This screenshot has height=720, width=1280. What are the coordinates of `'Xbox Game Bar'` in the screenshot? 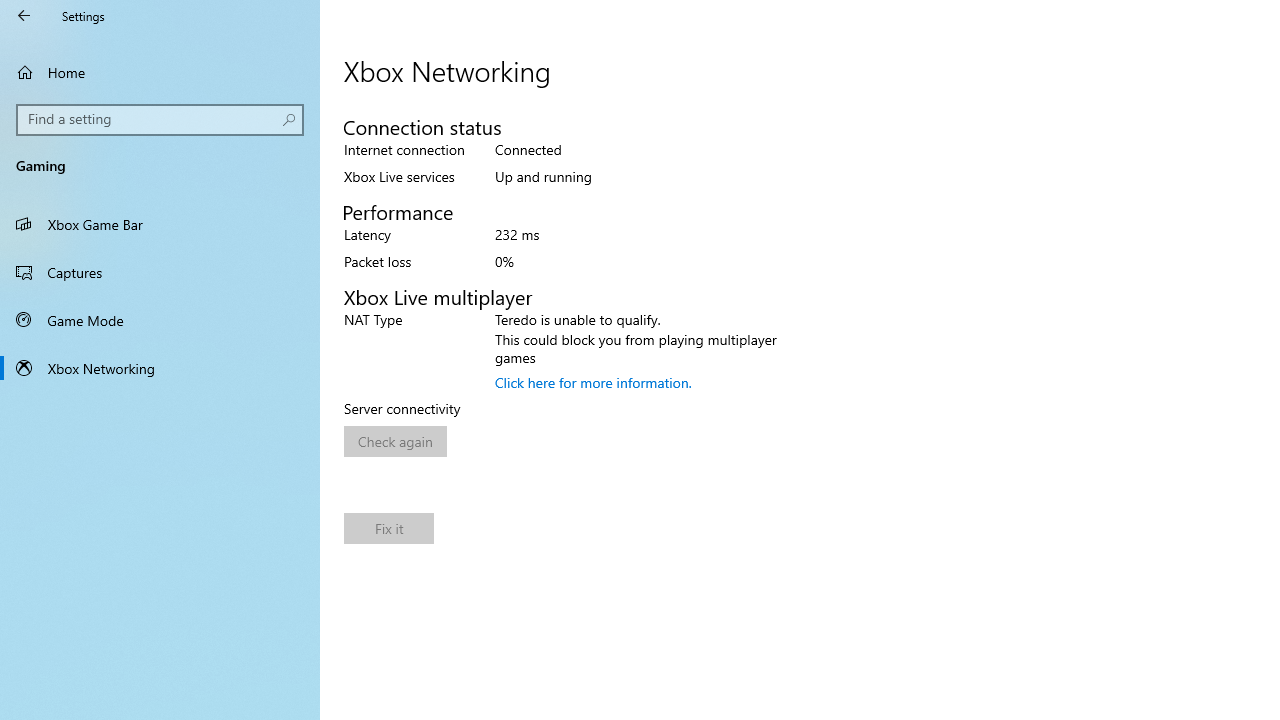 It's located at (160, 223).